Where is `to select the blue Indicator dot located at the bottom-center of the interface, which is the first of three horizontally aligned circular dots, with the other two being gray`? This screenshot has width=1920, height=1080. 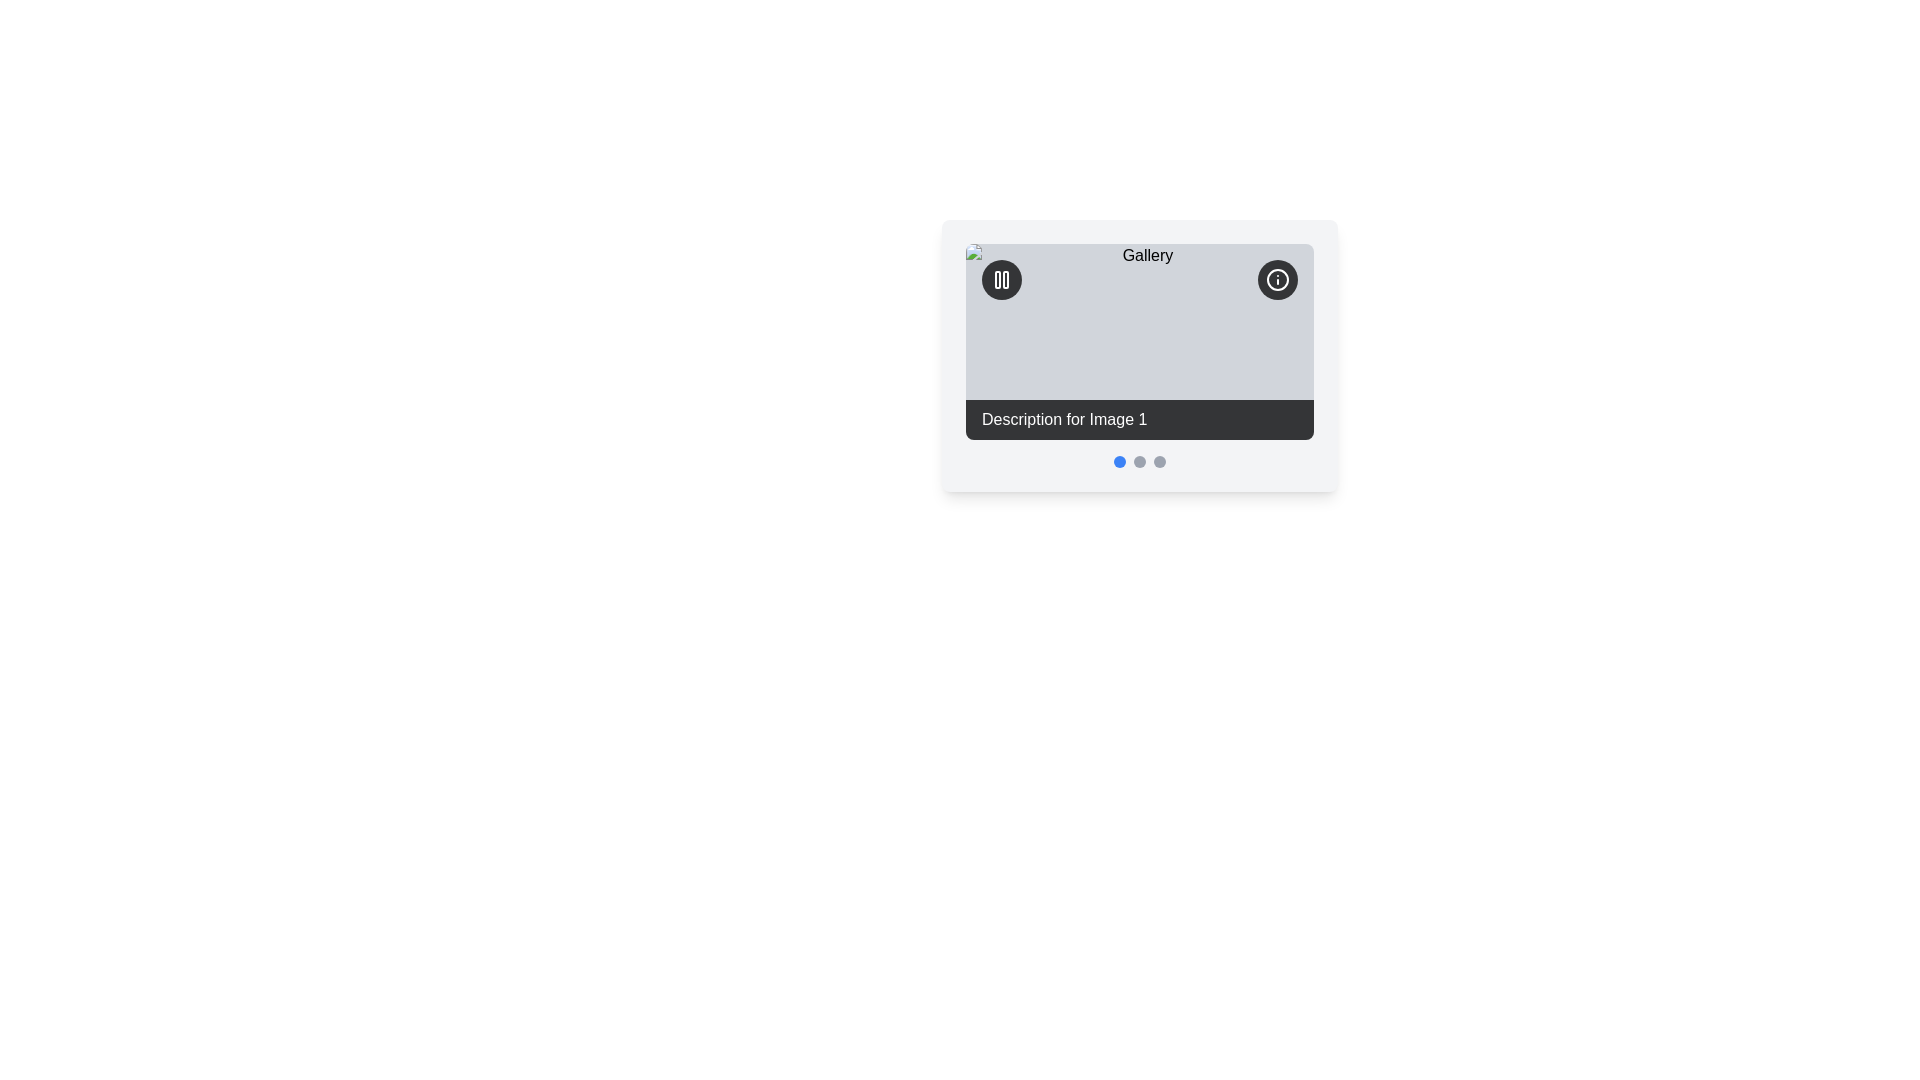
to select the blue Indicator dot located at the bottom-center of the interface, which is the first of three horizontally aligned circular dots, with the other two being gray is located at coordinates (1118, 461).